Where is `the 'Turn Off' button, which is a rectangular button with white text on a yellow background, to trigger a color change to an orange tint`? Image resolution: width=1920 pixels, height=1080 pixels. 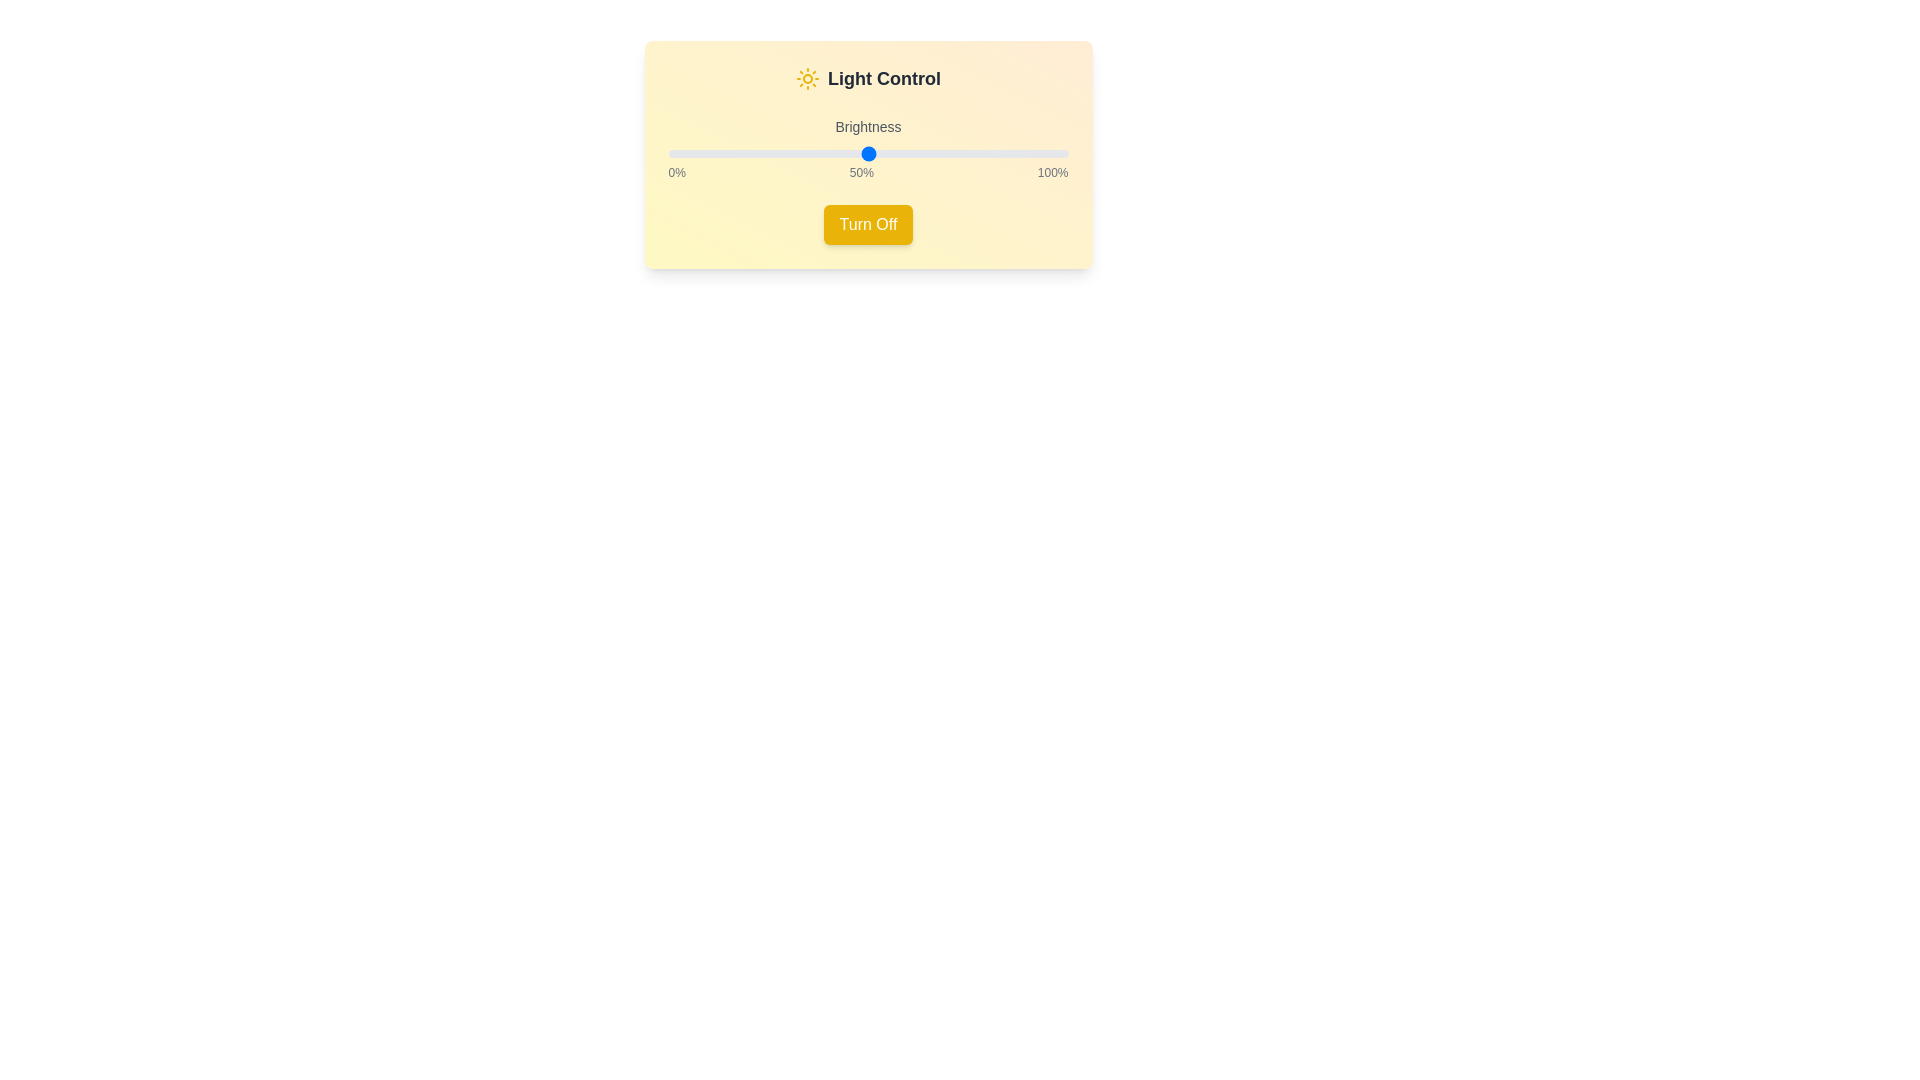
the 'Turn Off' button, which is a rectangular button with white text on a yellow background, to trigger a color change to an orange tint is located at coordinates (868, 224).